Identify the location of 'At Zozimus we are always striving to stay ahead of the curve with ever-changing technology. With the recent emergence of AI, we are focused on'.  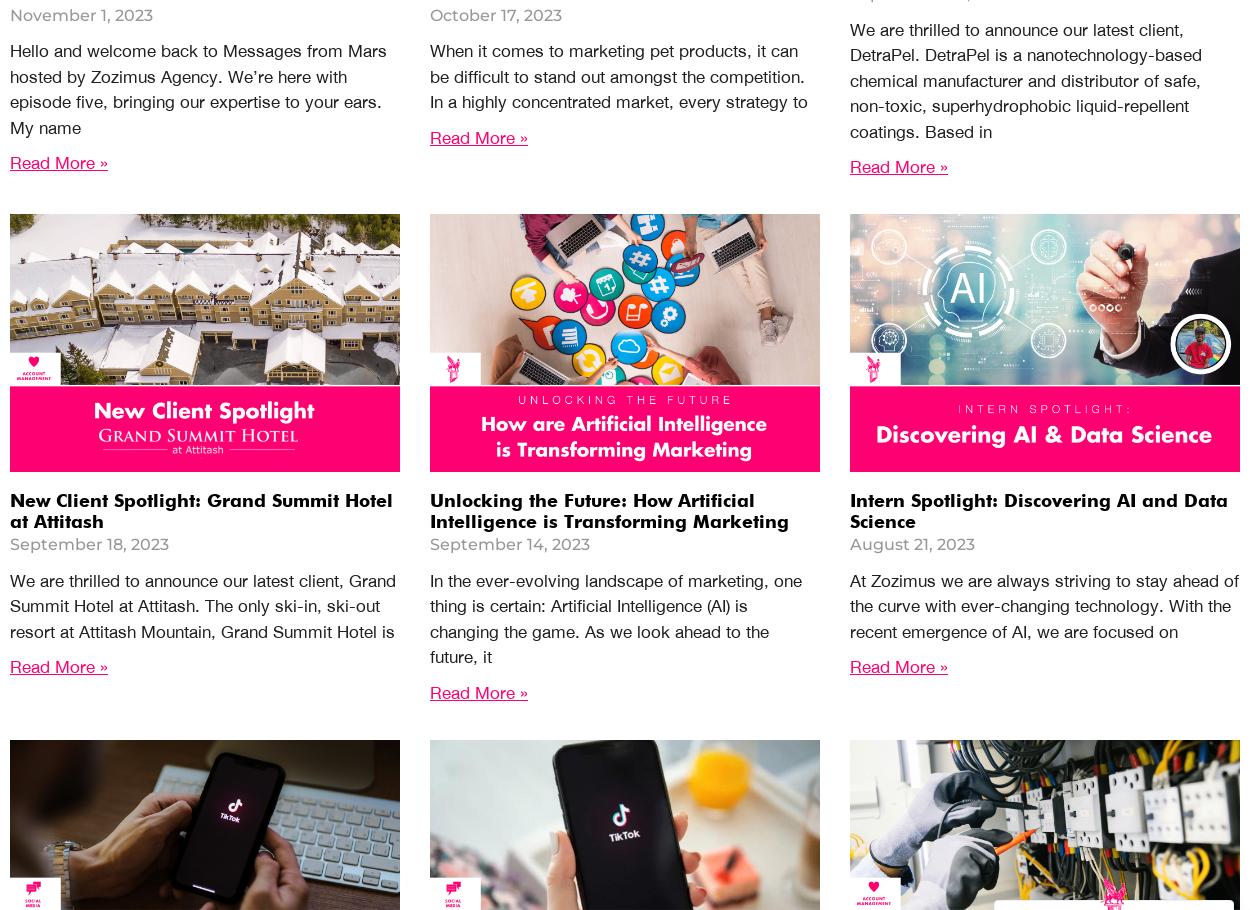
(1044, 604).